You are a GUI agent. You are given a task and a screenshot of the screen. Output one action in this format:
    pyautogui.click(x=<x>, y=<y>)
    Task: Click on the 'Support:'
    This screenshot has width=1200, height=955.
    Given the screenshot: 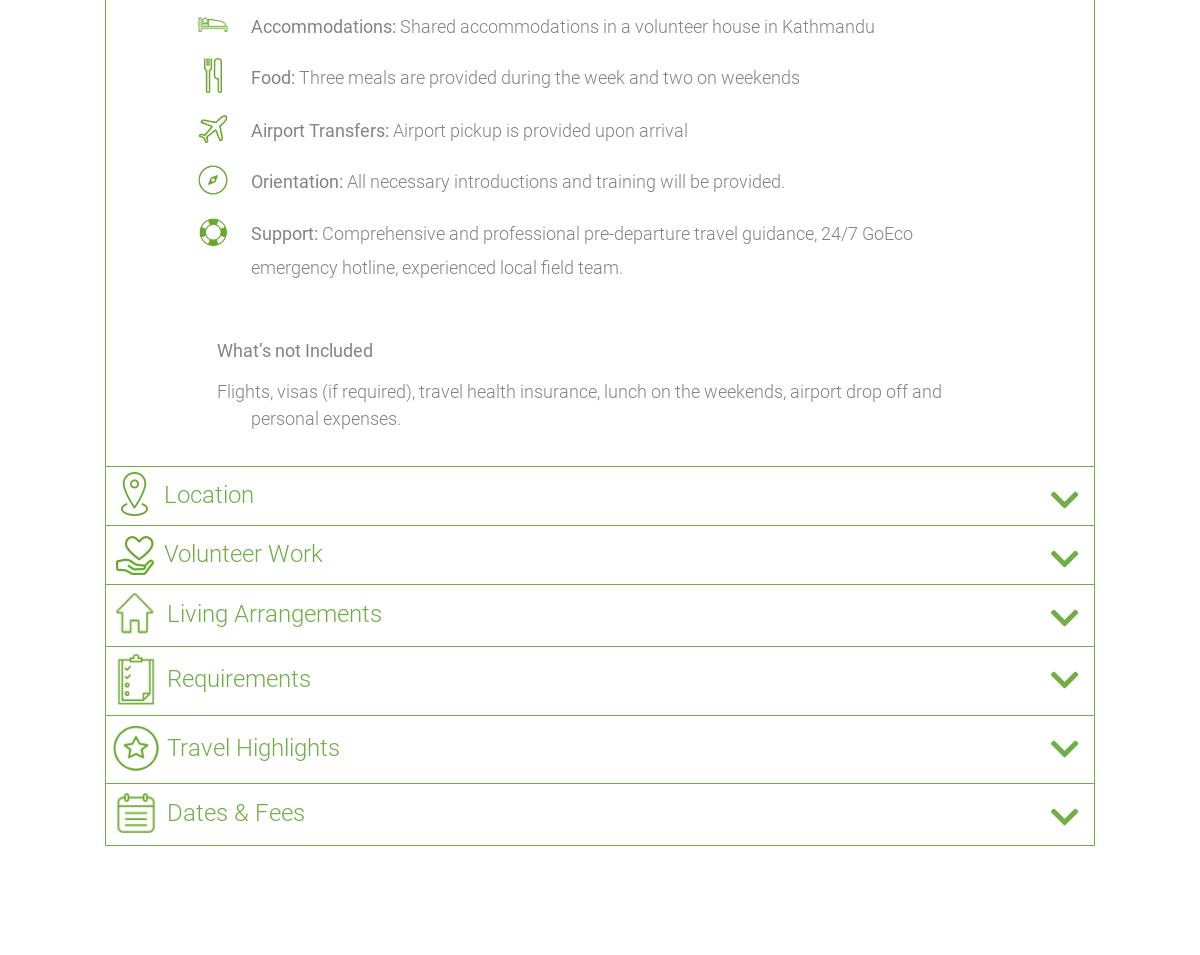 What is the action you would take?
    pyautogui.click(x=283, y=233)
    